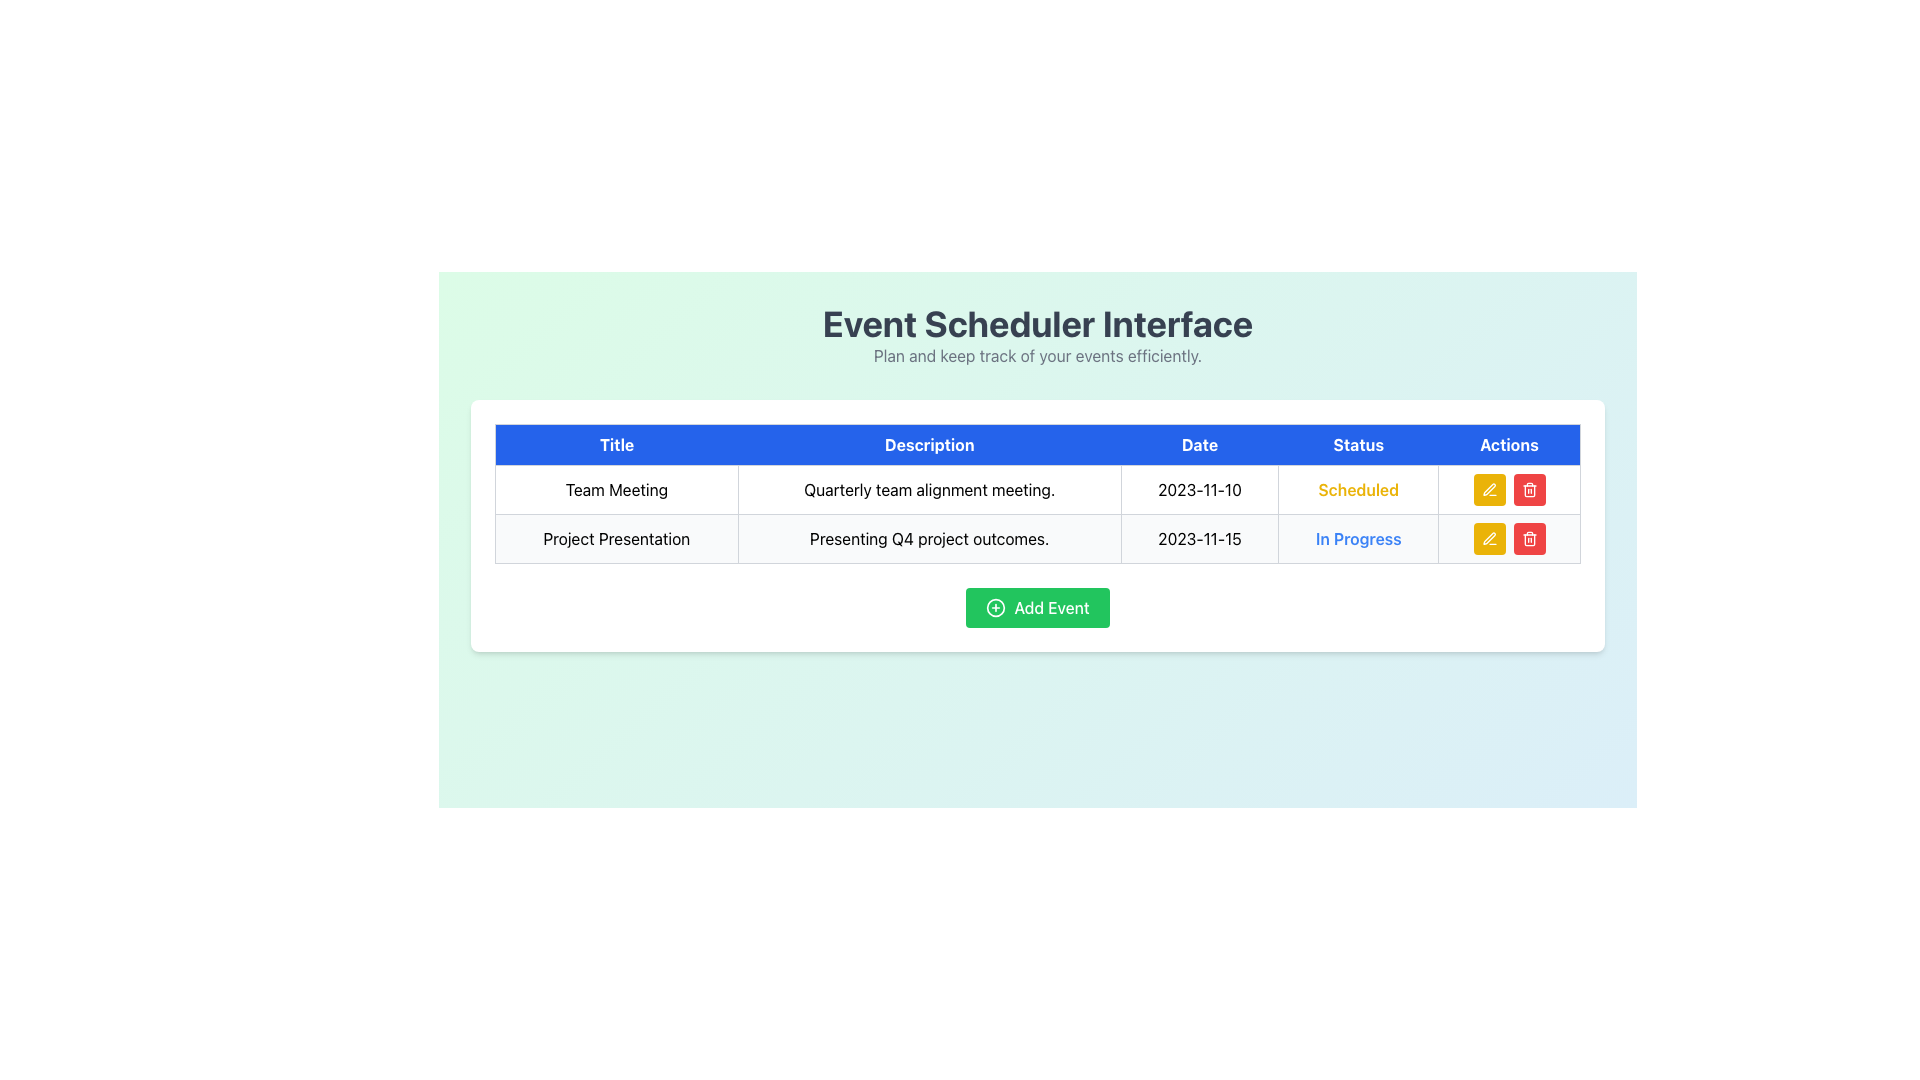 This screenshot has height=1080, width=1920. Describe the element at coordinates (1528, 538) in the screenshot. I see `the red trash bin icon button located in the 'Actions' column of the second row corresponding to the 'Project Presentation' row in the table` at that location.